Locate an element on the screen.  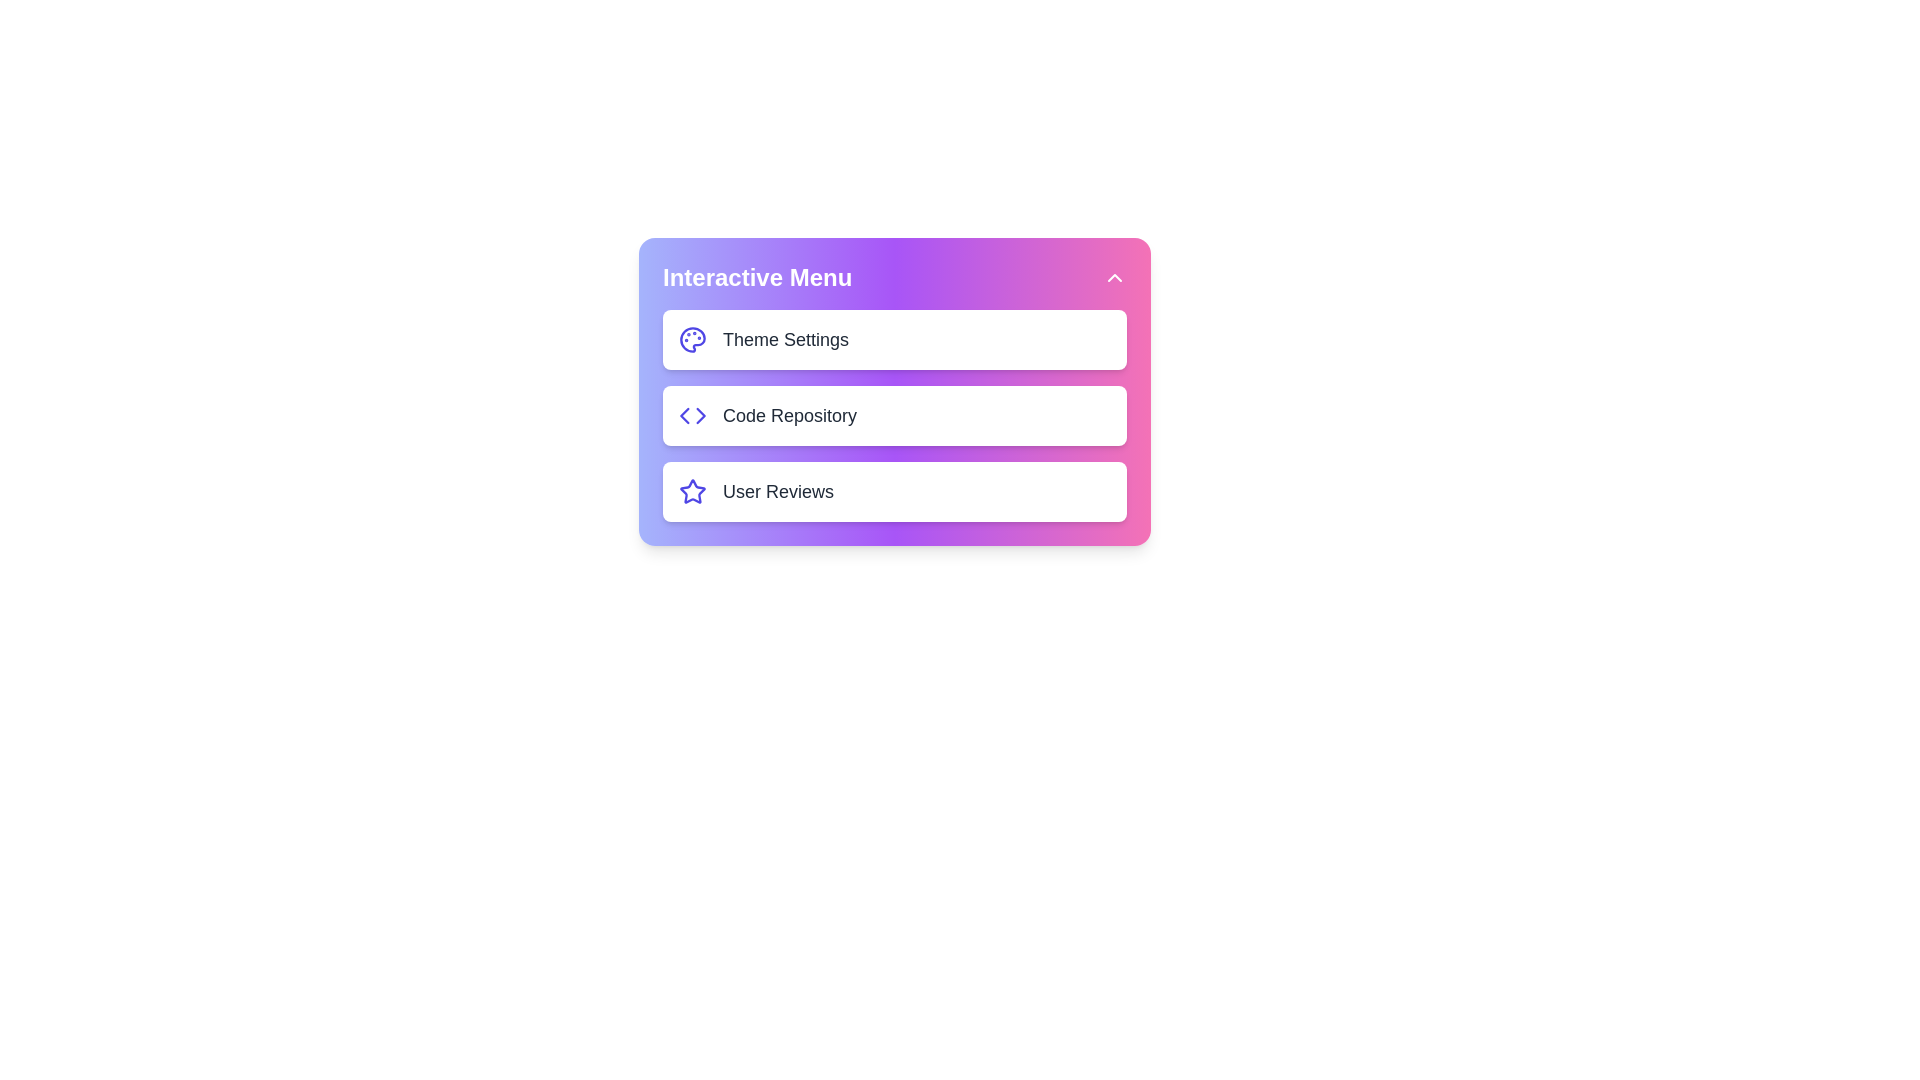
the menu item User Reviews to observe visual feedback is located at coordinates (893, 492).